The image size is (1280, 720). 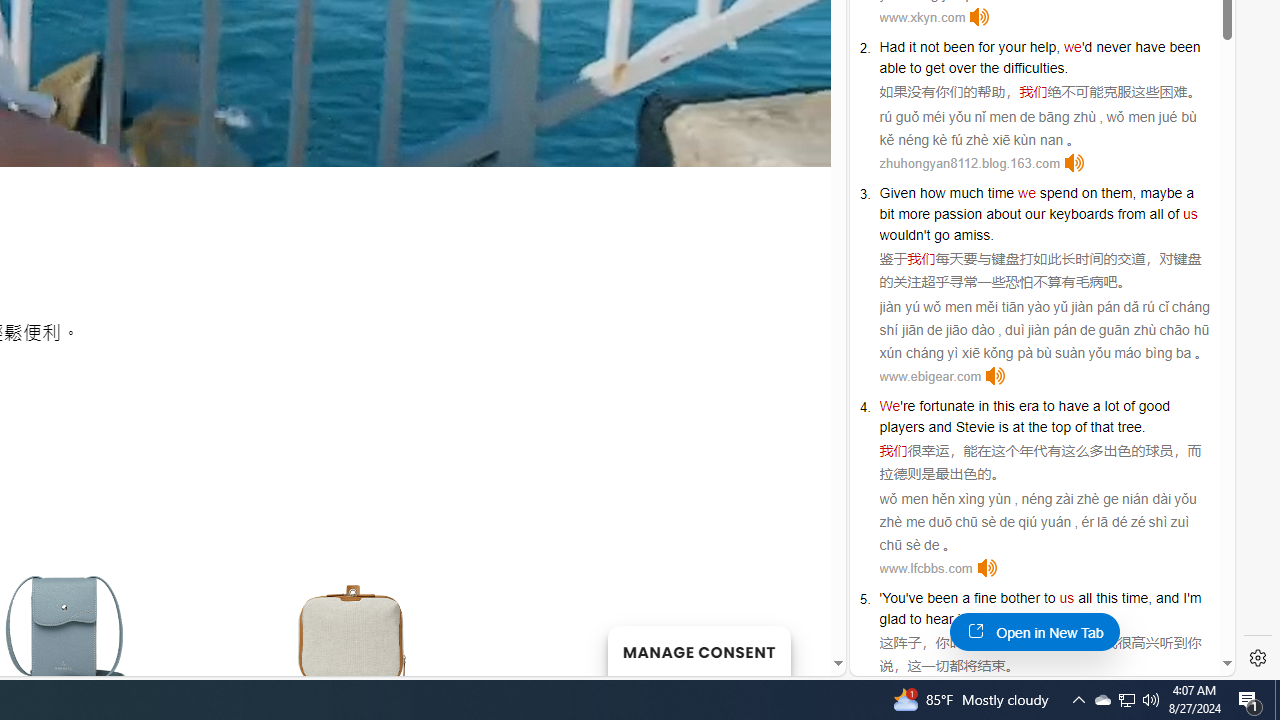 I want to click on 'of', so click(x=1173, y=213).